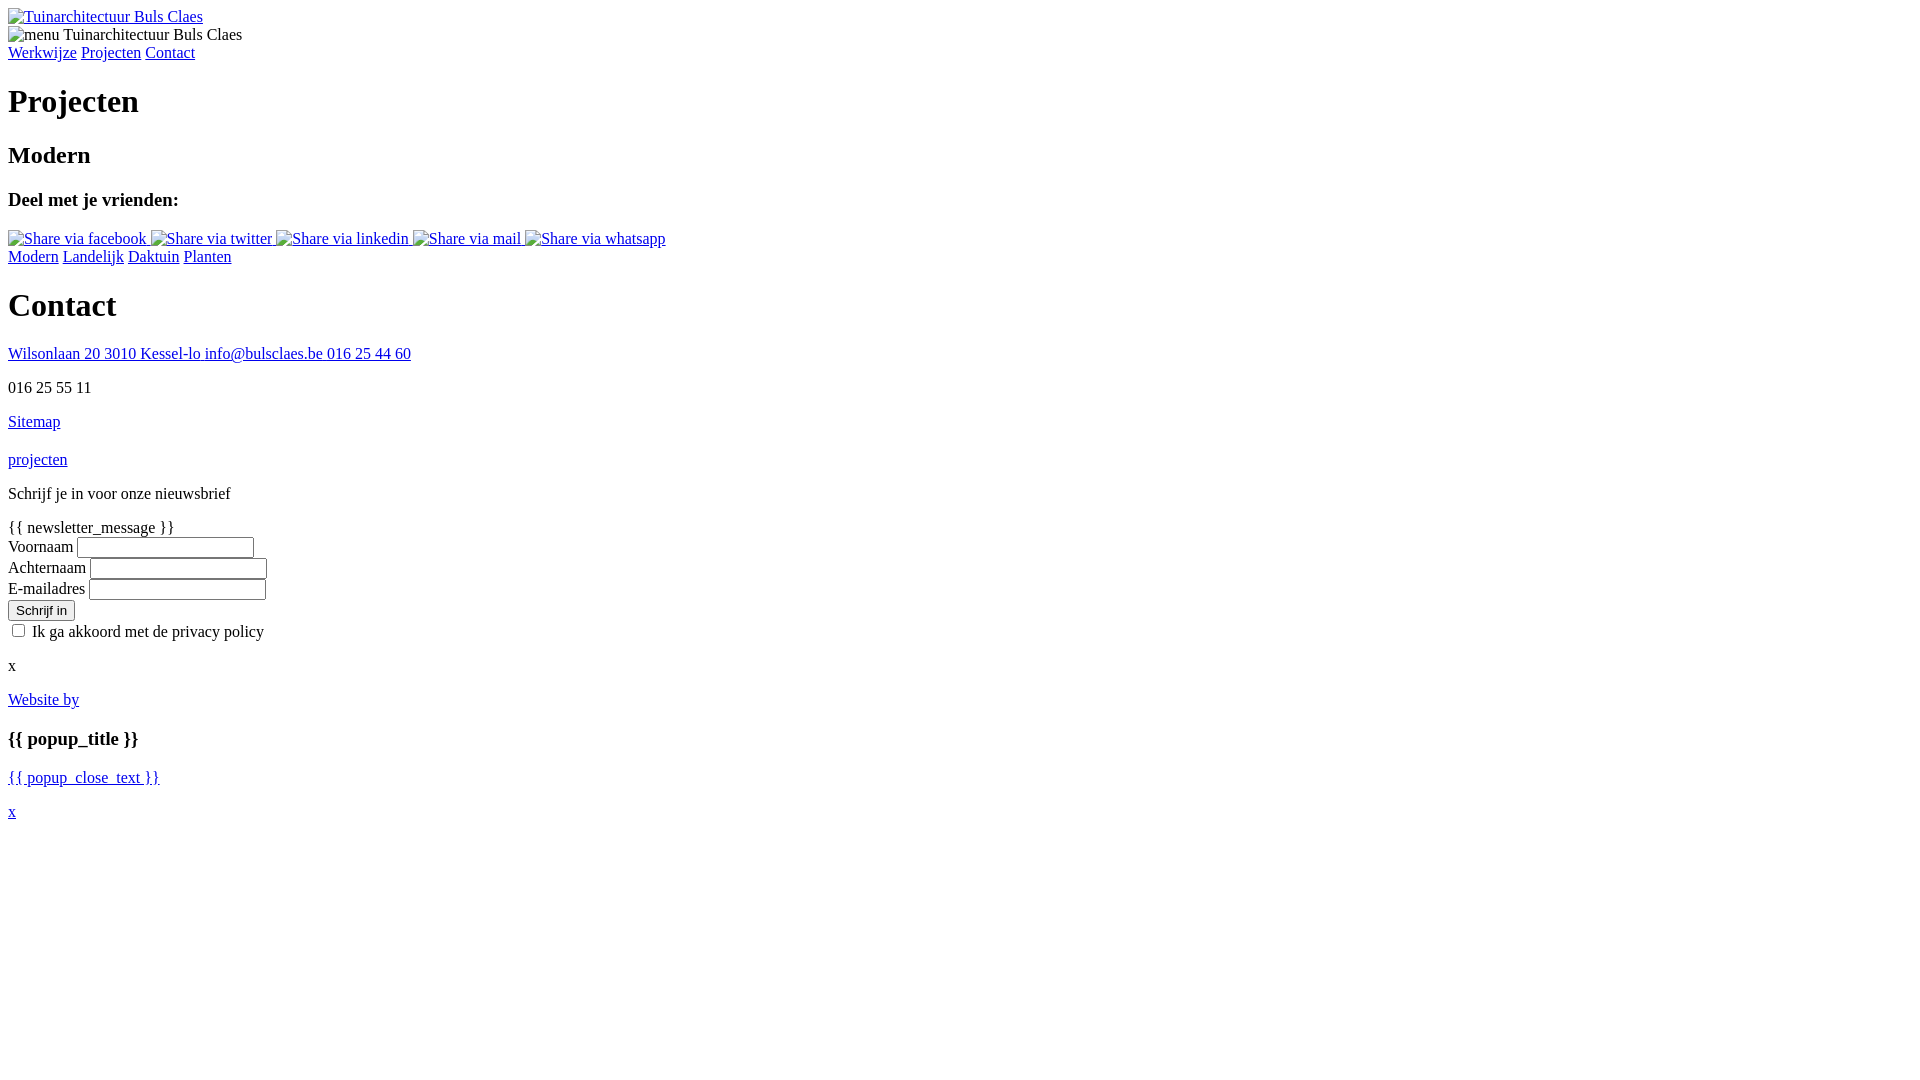  What do you see at coordinates (127, 255) in the screenshot?
I see `'Daktuin'` at bounding box center [127, 255].